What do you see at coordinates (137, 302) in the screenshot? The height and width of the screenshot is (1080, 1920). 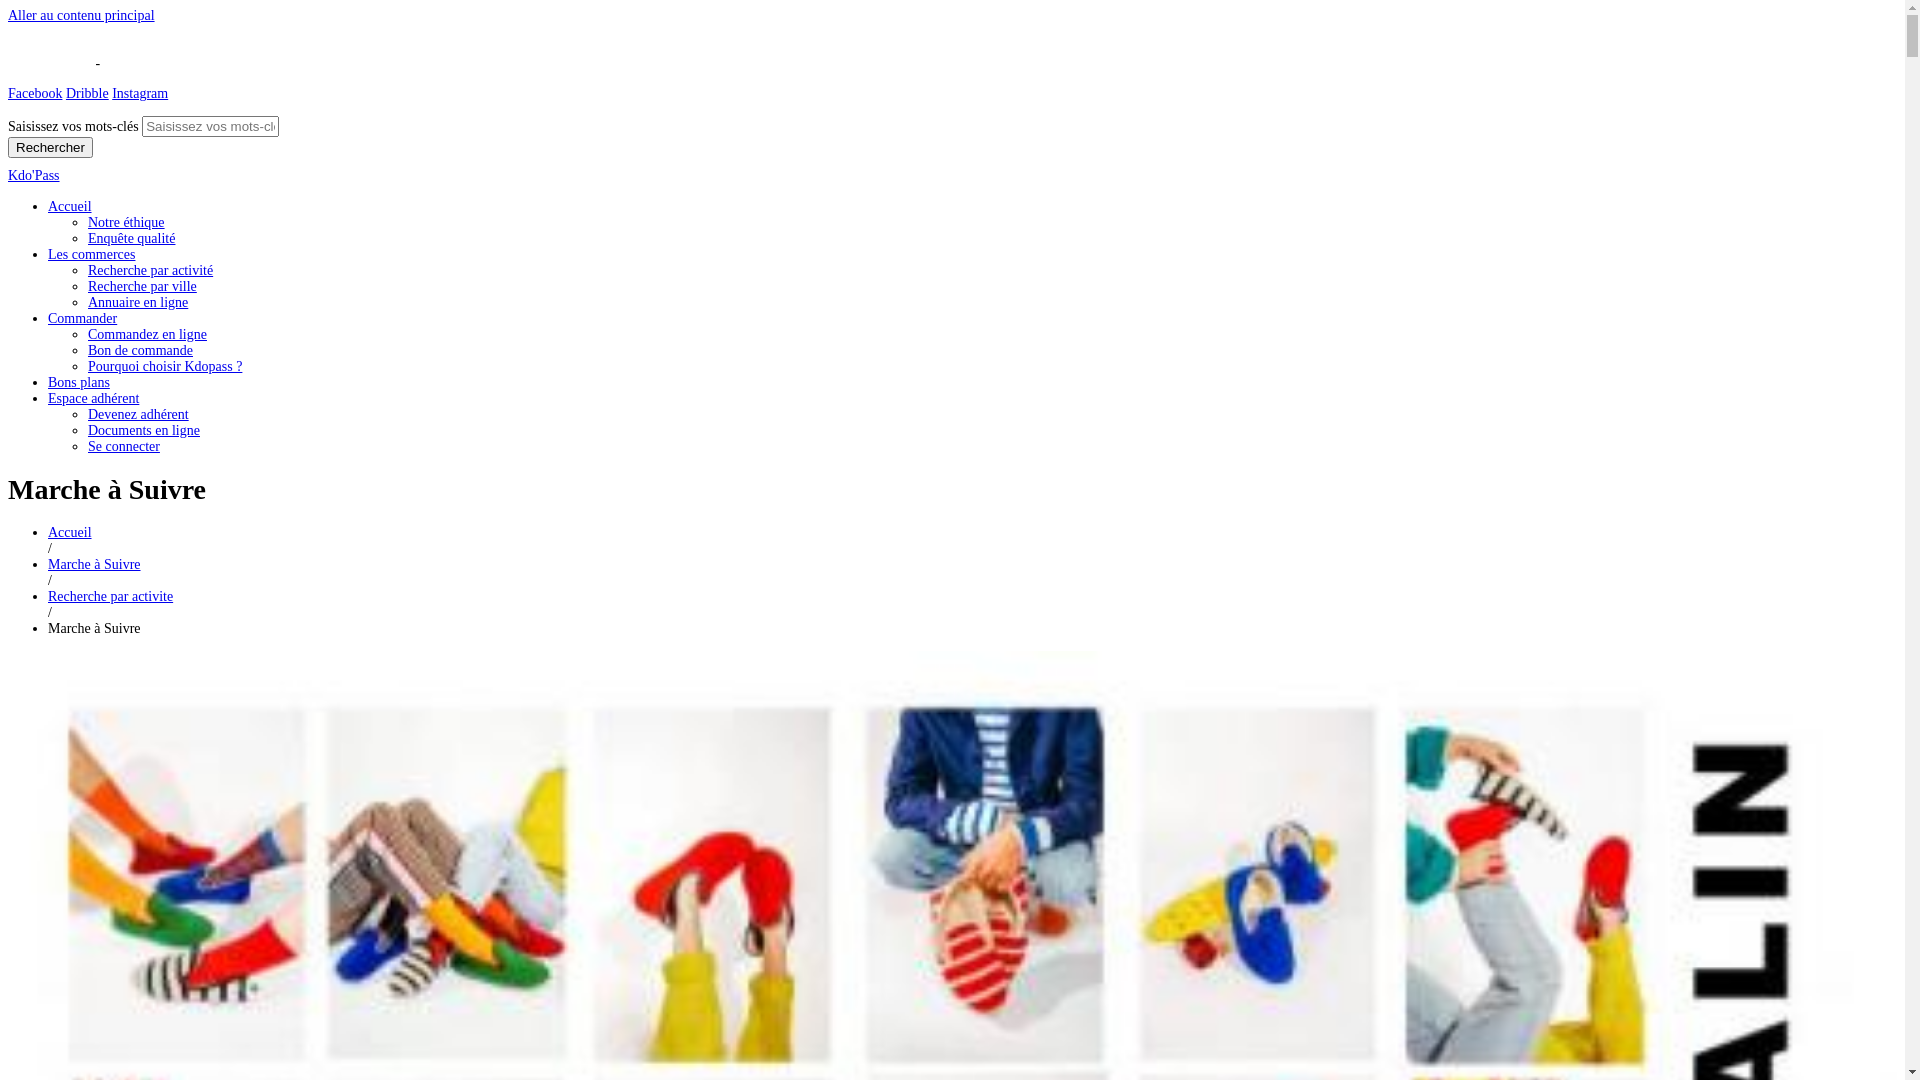 I see `'Annuaire en ligne'` at bounding box center [137, 302].